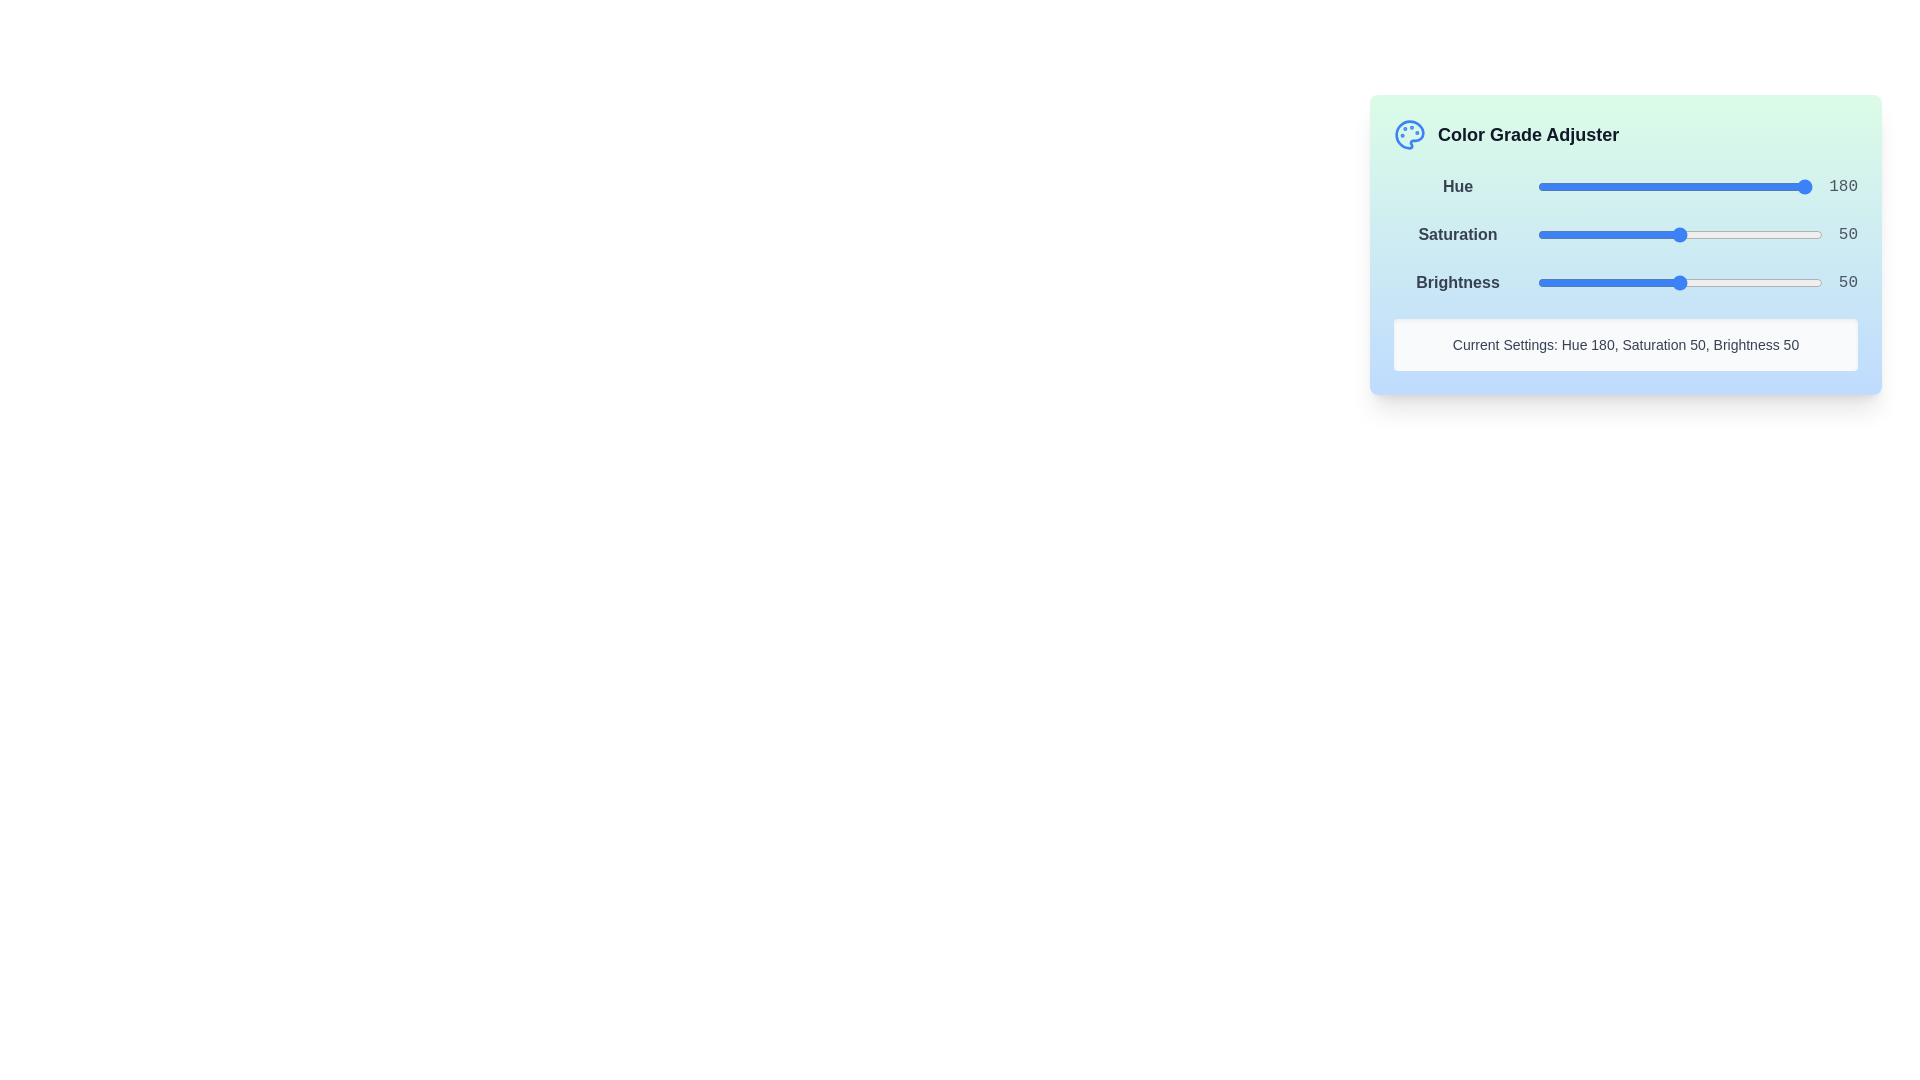 This screenshot has width=1920, height=1080. What do you see at coordinates (1588, 282) in the screenshot?
I see `the brightness slider to set the brightness to 18%` at bounding box center [1588, 282].